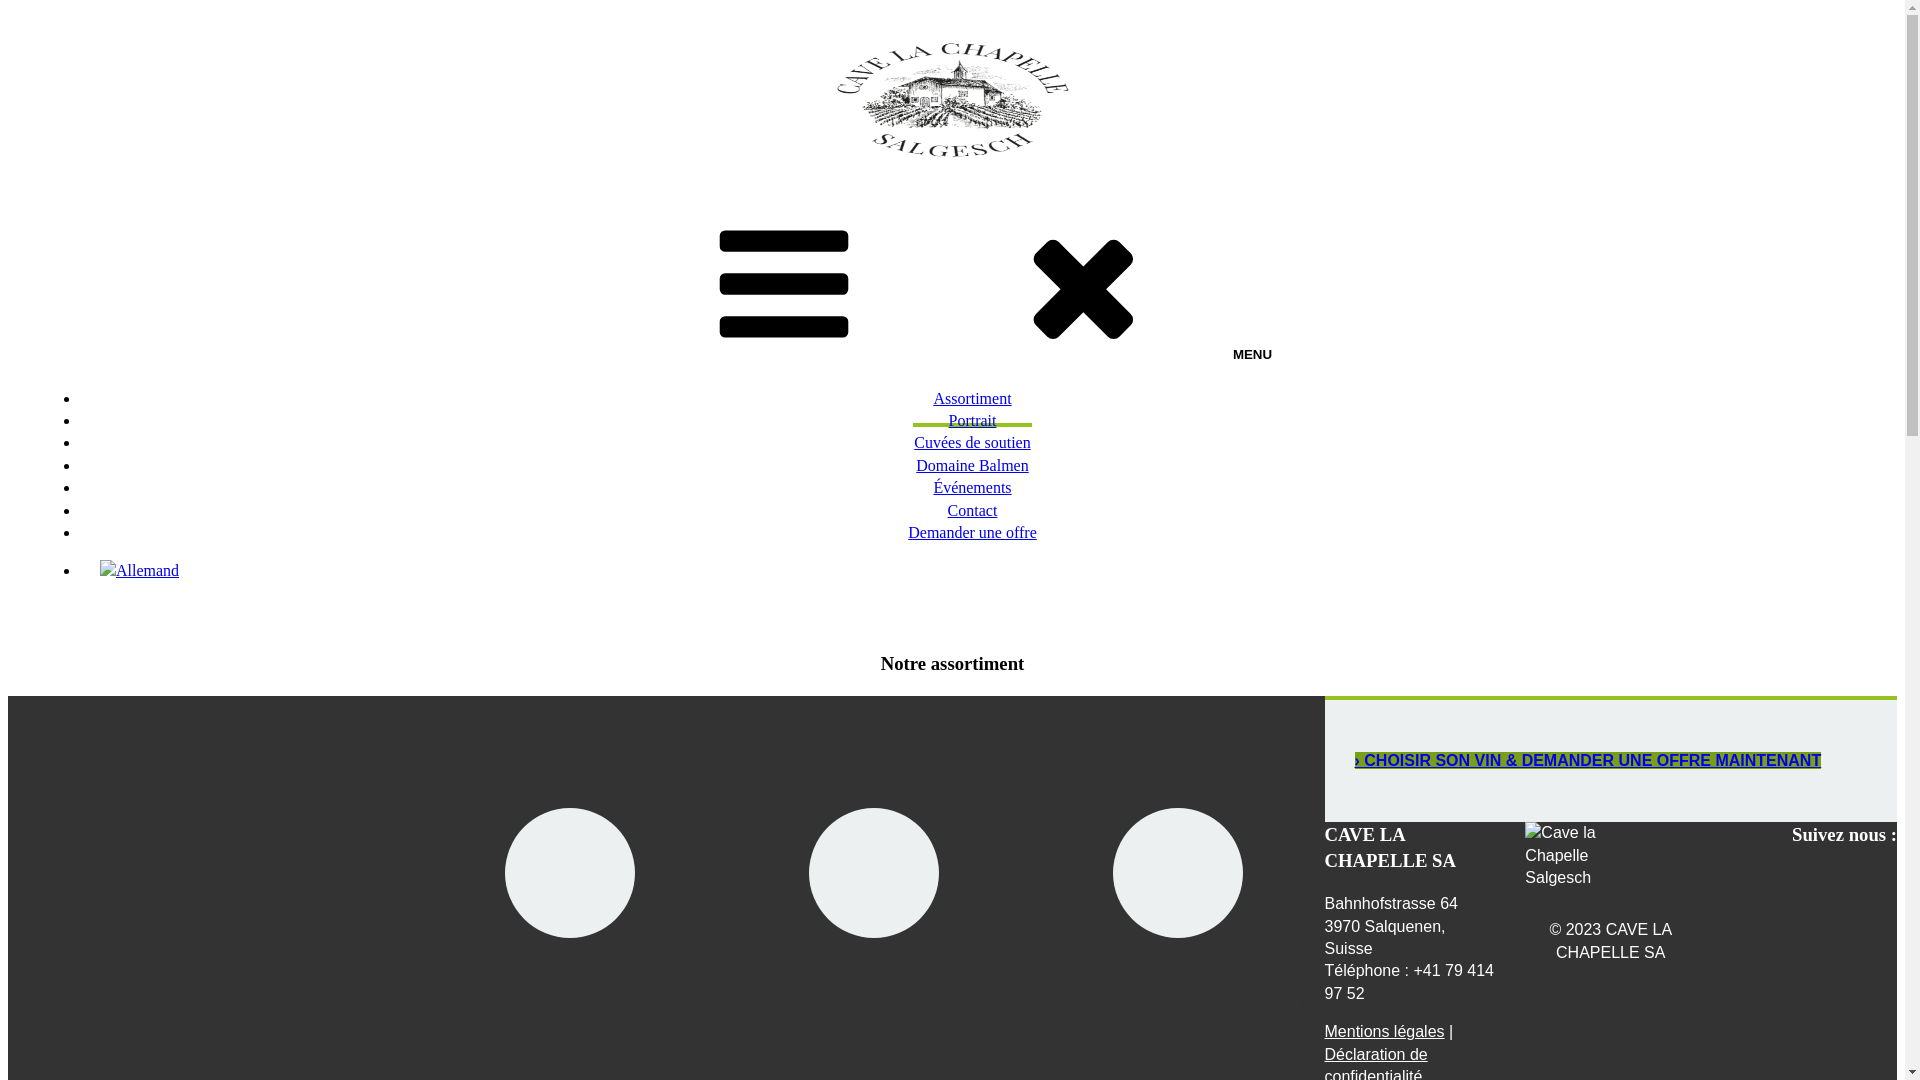 This screenshot has height=1080, width=1920. I want to click on 'Portrait', so click(971, 421).